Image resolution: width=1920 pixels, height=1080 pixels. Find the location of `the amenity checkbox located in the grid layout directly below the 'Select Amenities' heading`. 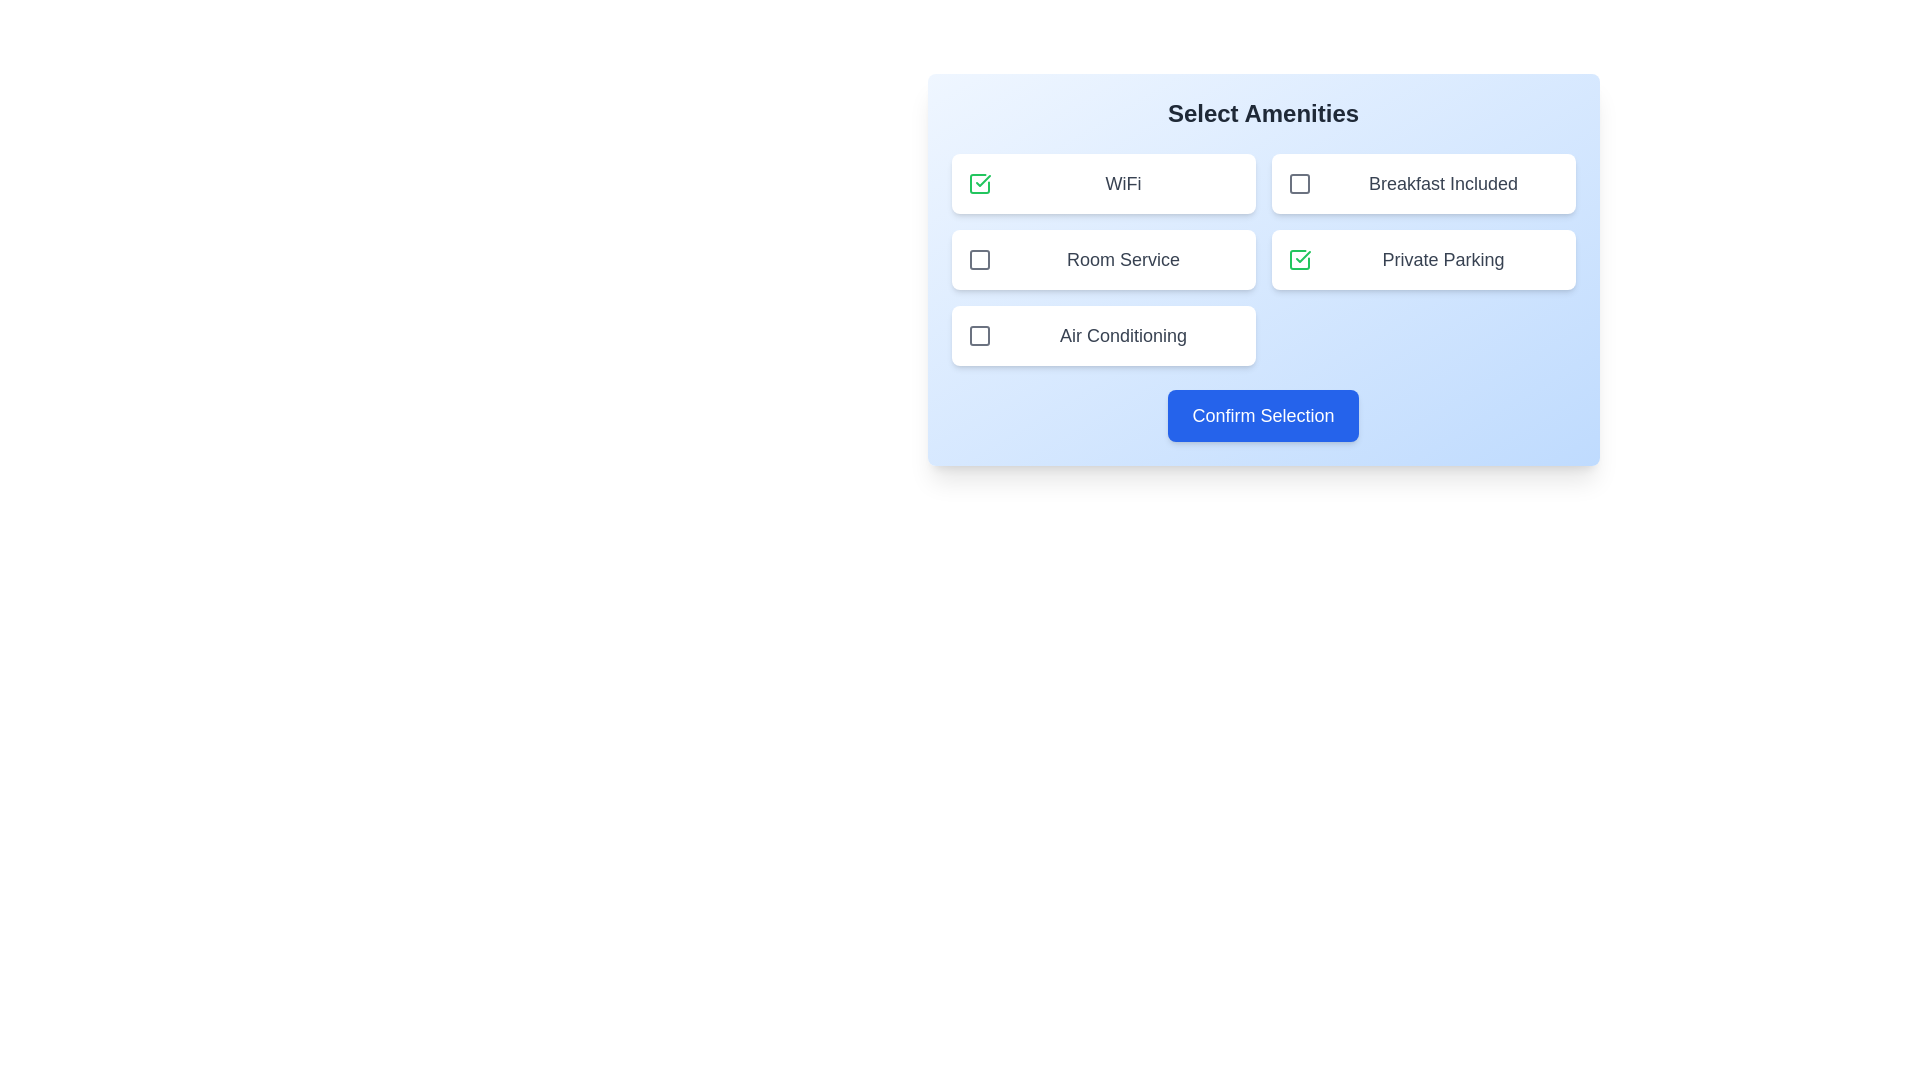

the amenity checkbox located in the grid layout directly below the 'Select Amenities' heading is located at coordinates (1262, 258).